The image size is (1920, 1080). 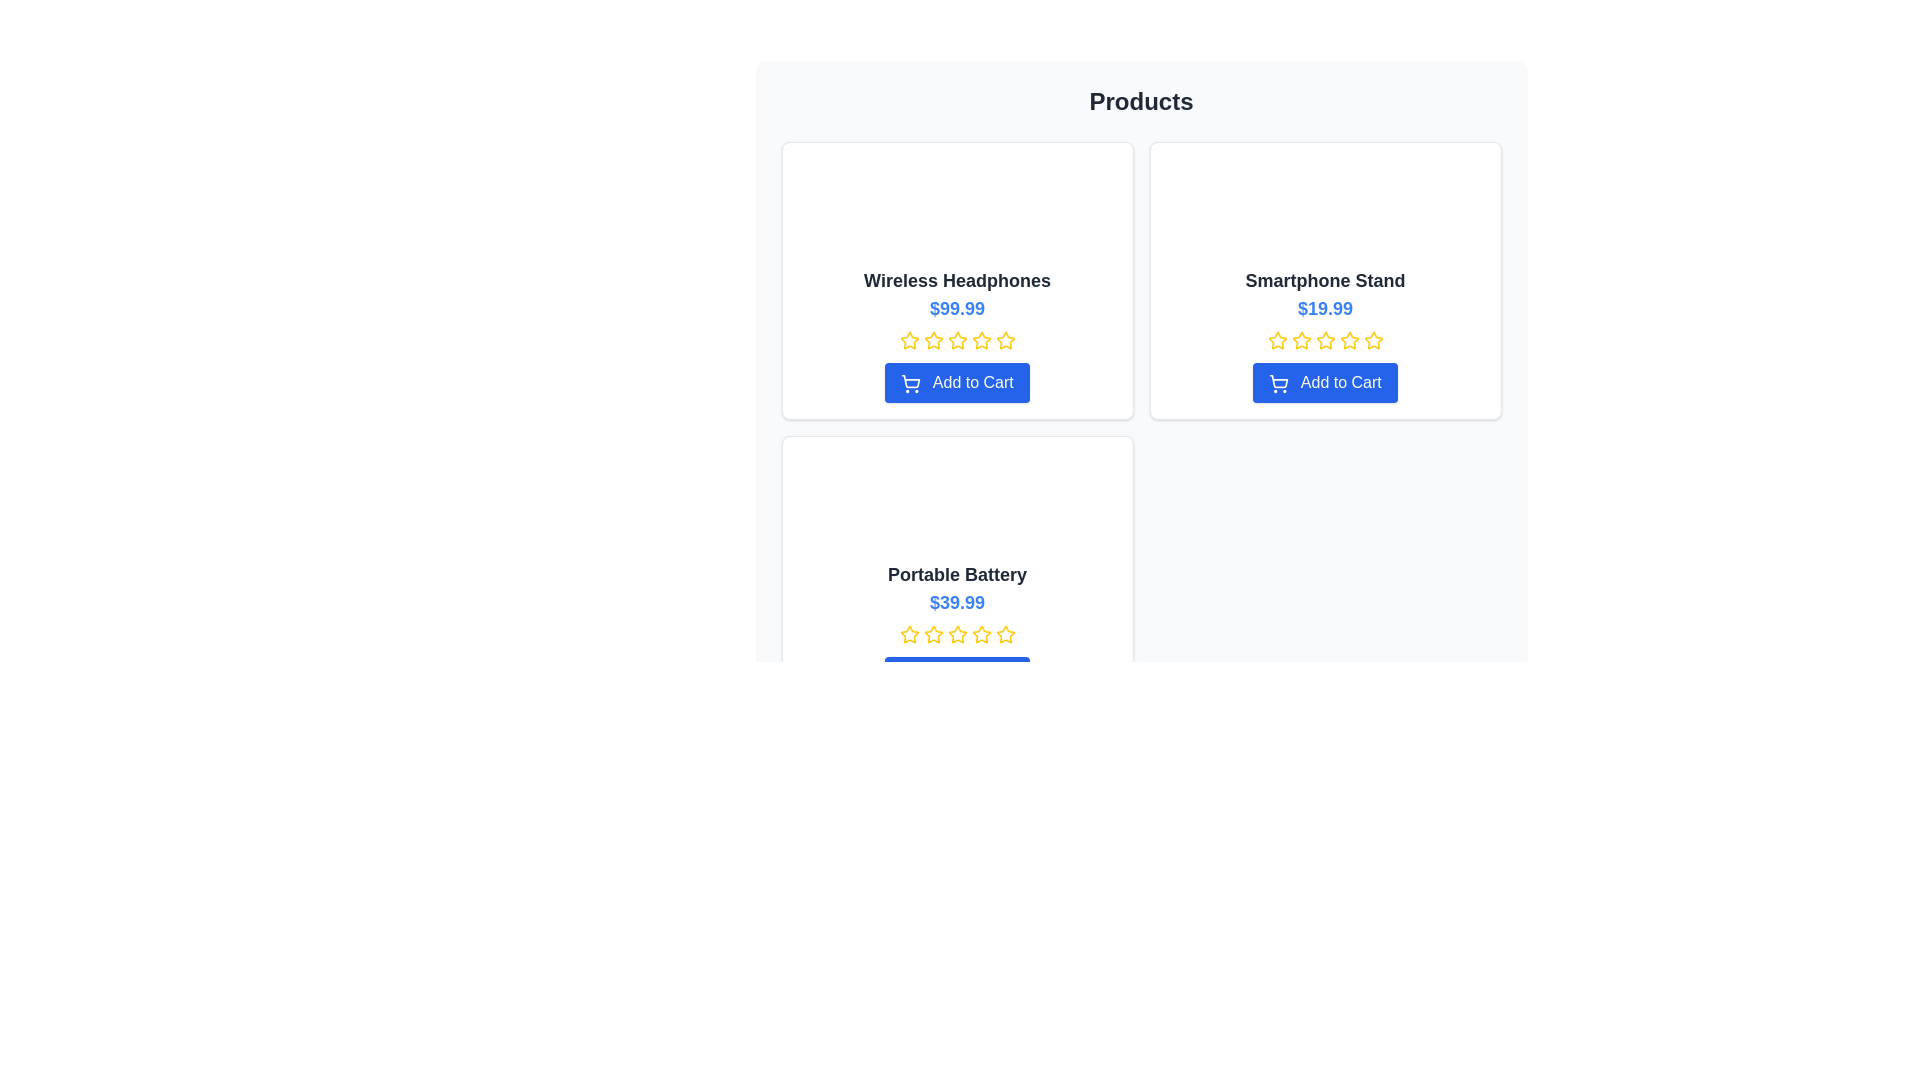 I want to click on the fourth star icon in the rating system beneath the text 'Portable Battery $39.99' for accessibility navigation, so click(x=956, y=635).